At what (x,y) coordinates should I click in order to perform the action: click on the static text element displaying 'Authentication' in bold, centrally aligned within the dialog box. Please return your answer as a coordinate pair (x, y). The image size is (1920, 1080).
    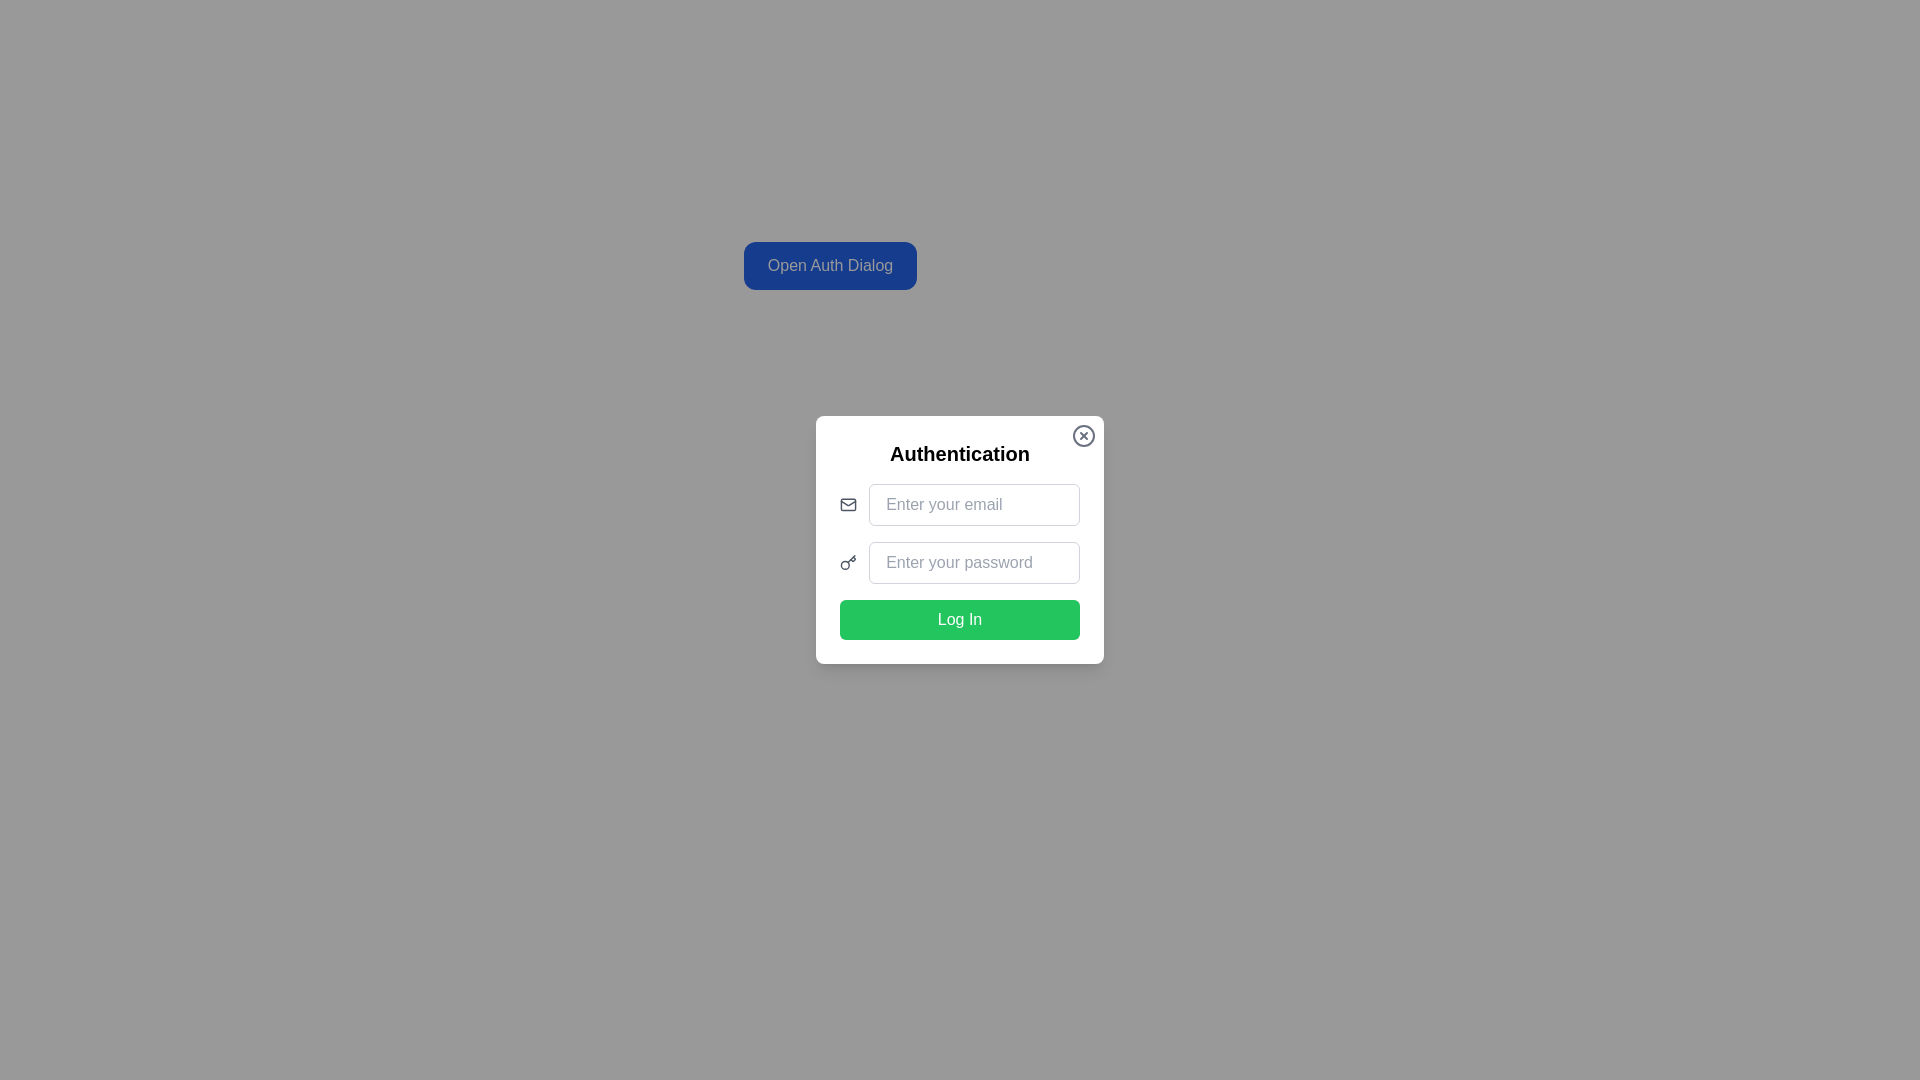
    Looking at the image, I should click on (960, 454).